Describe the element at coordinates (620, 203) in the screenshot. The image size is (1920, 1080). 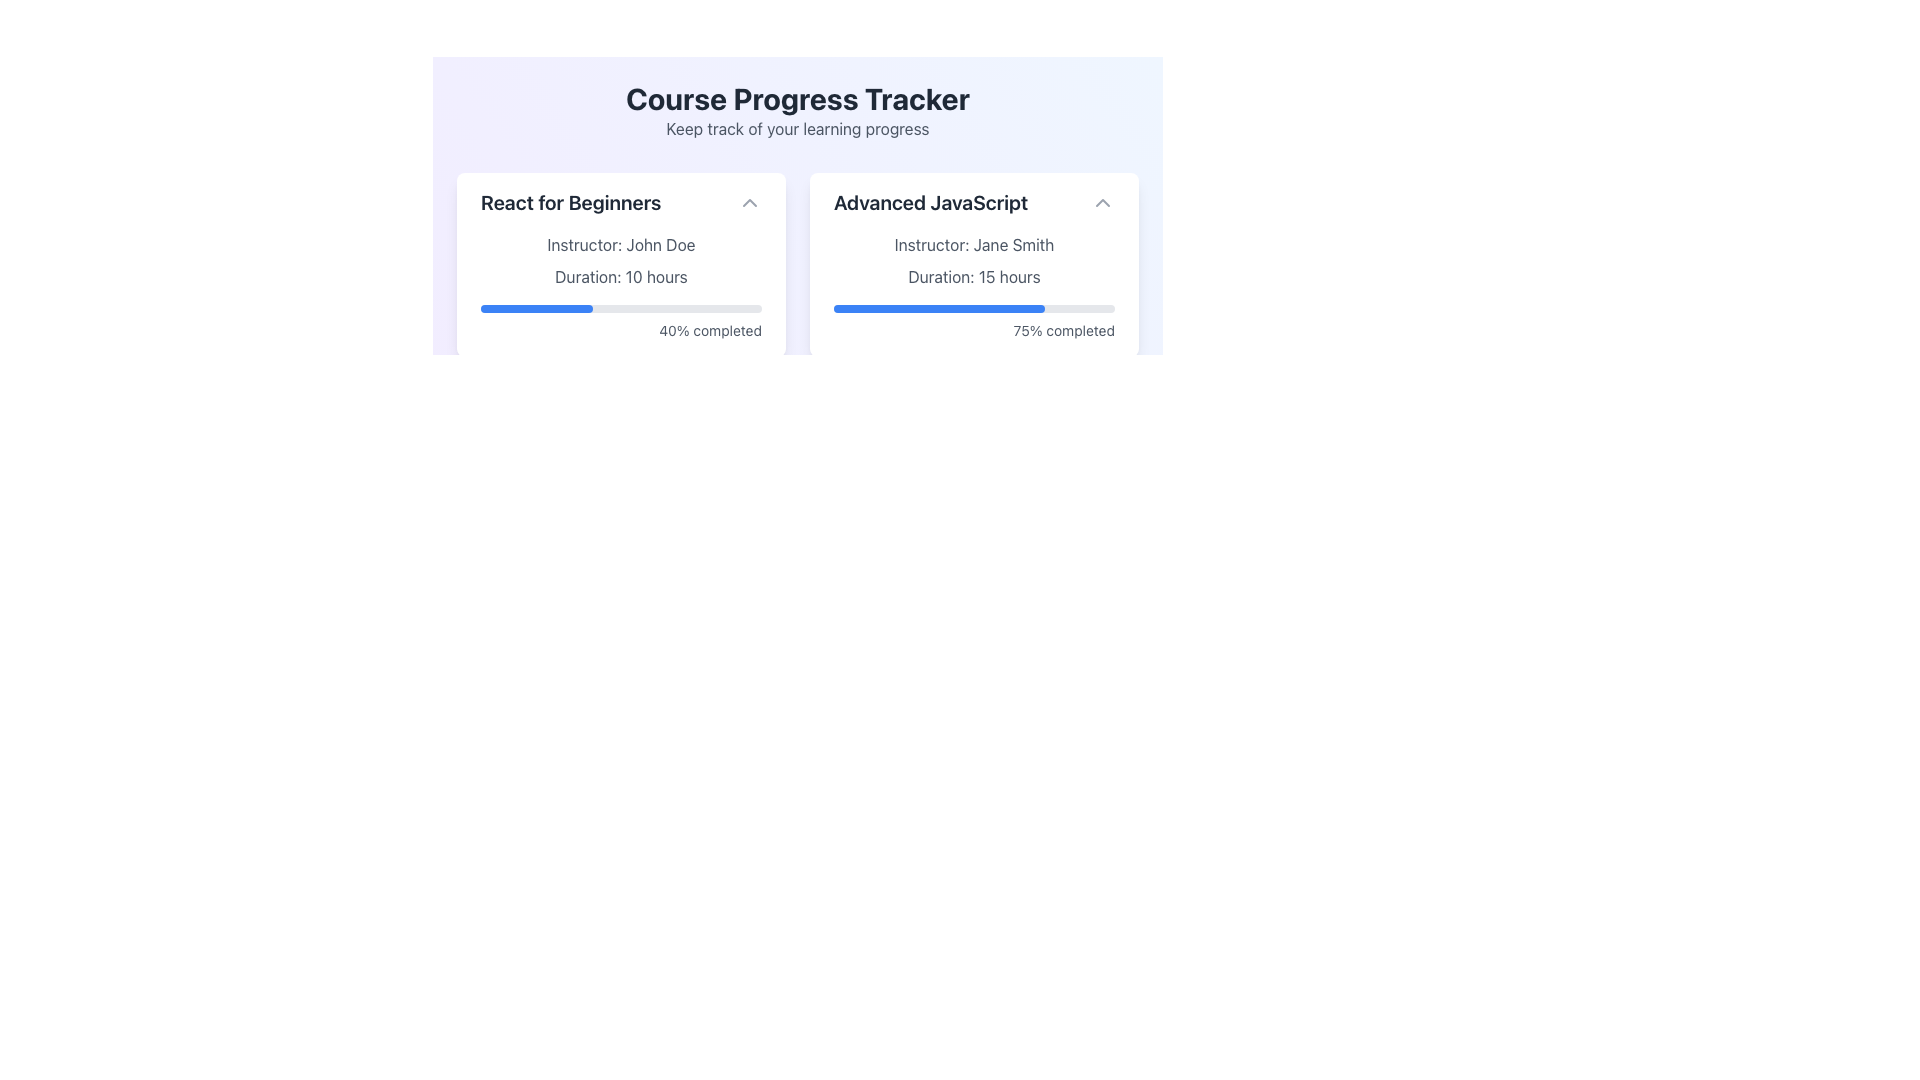
I see `the text header 'React` at that location.